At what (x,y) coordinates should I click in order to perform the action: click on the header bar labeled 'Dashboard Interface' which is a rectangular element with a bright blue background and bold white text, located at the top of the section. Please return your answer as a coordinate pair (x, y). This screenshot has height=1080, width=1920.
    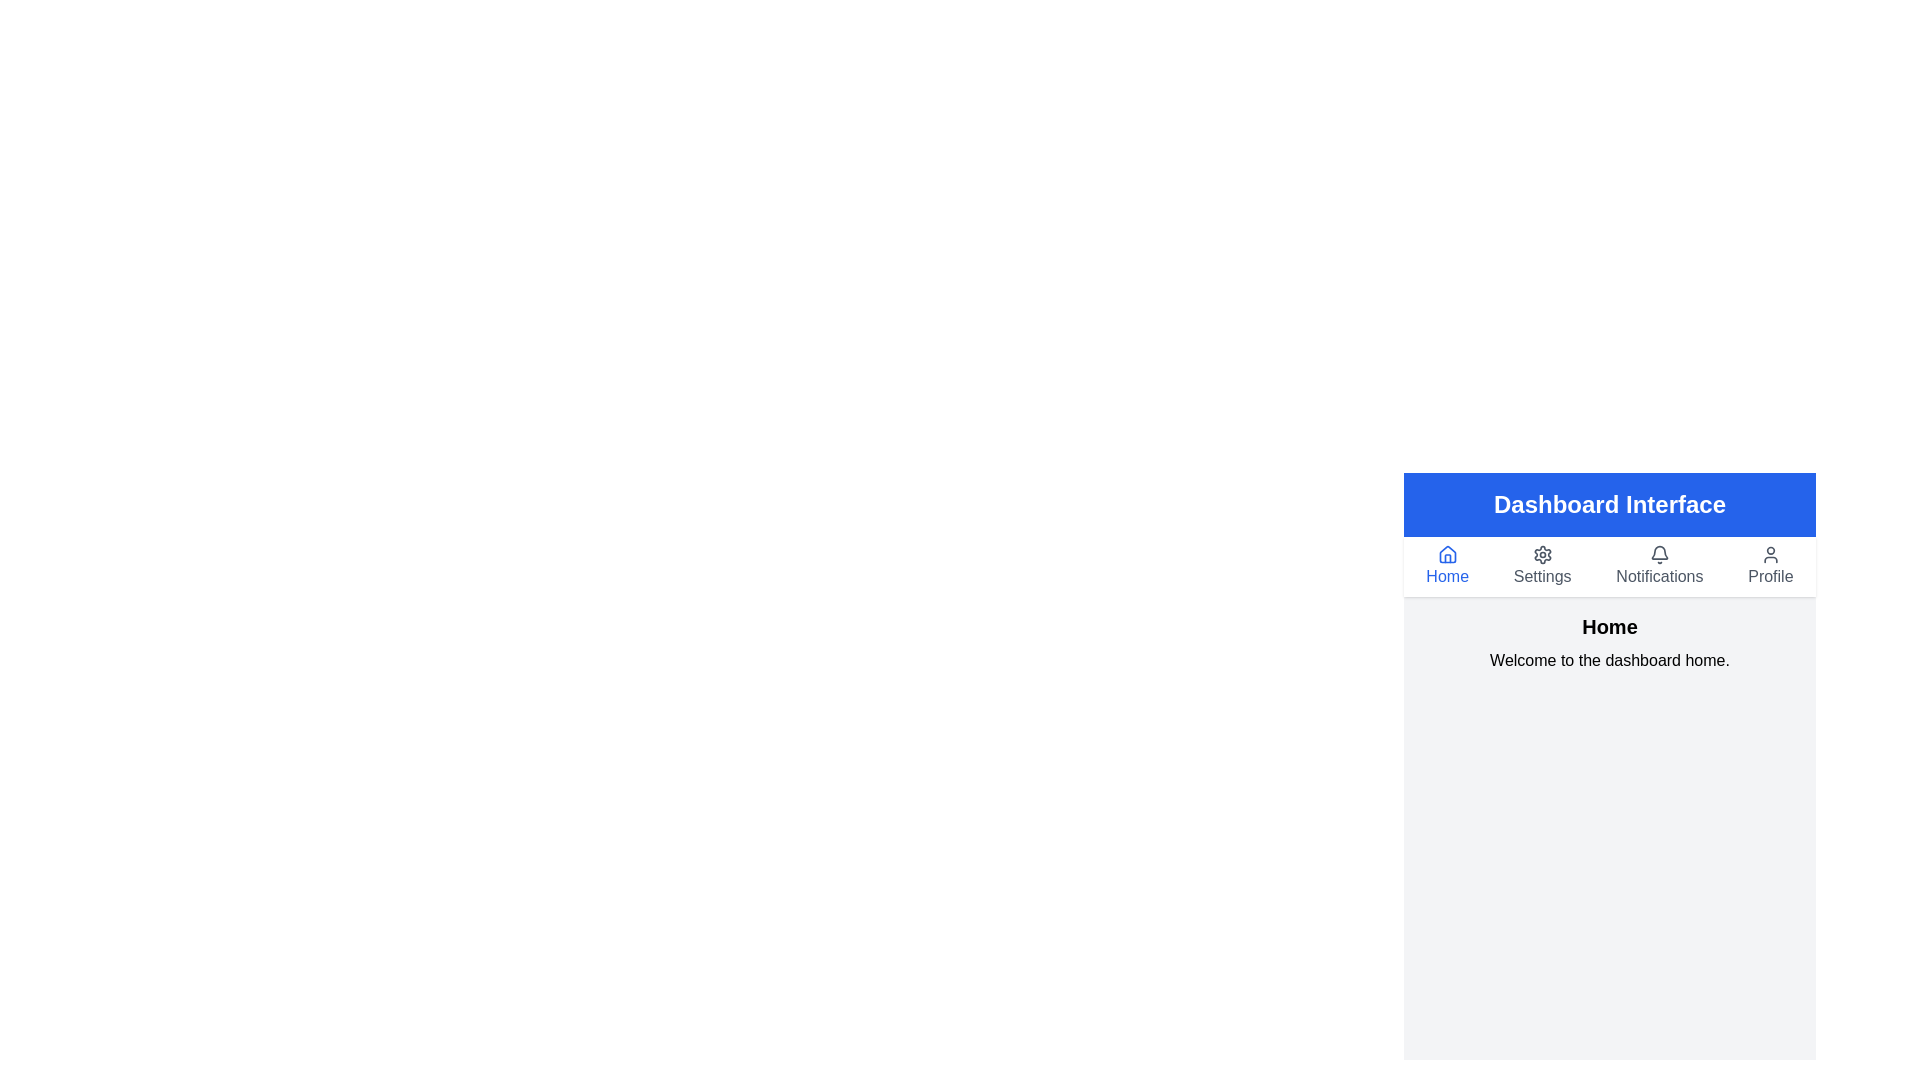
    Looking at the image, I should click on (1609, 504).